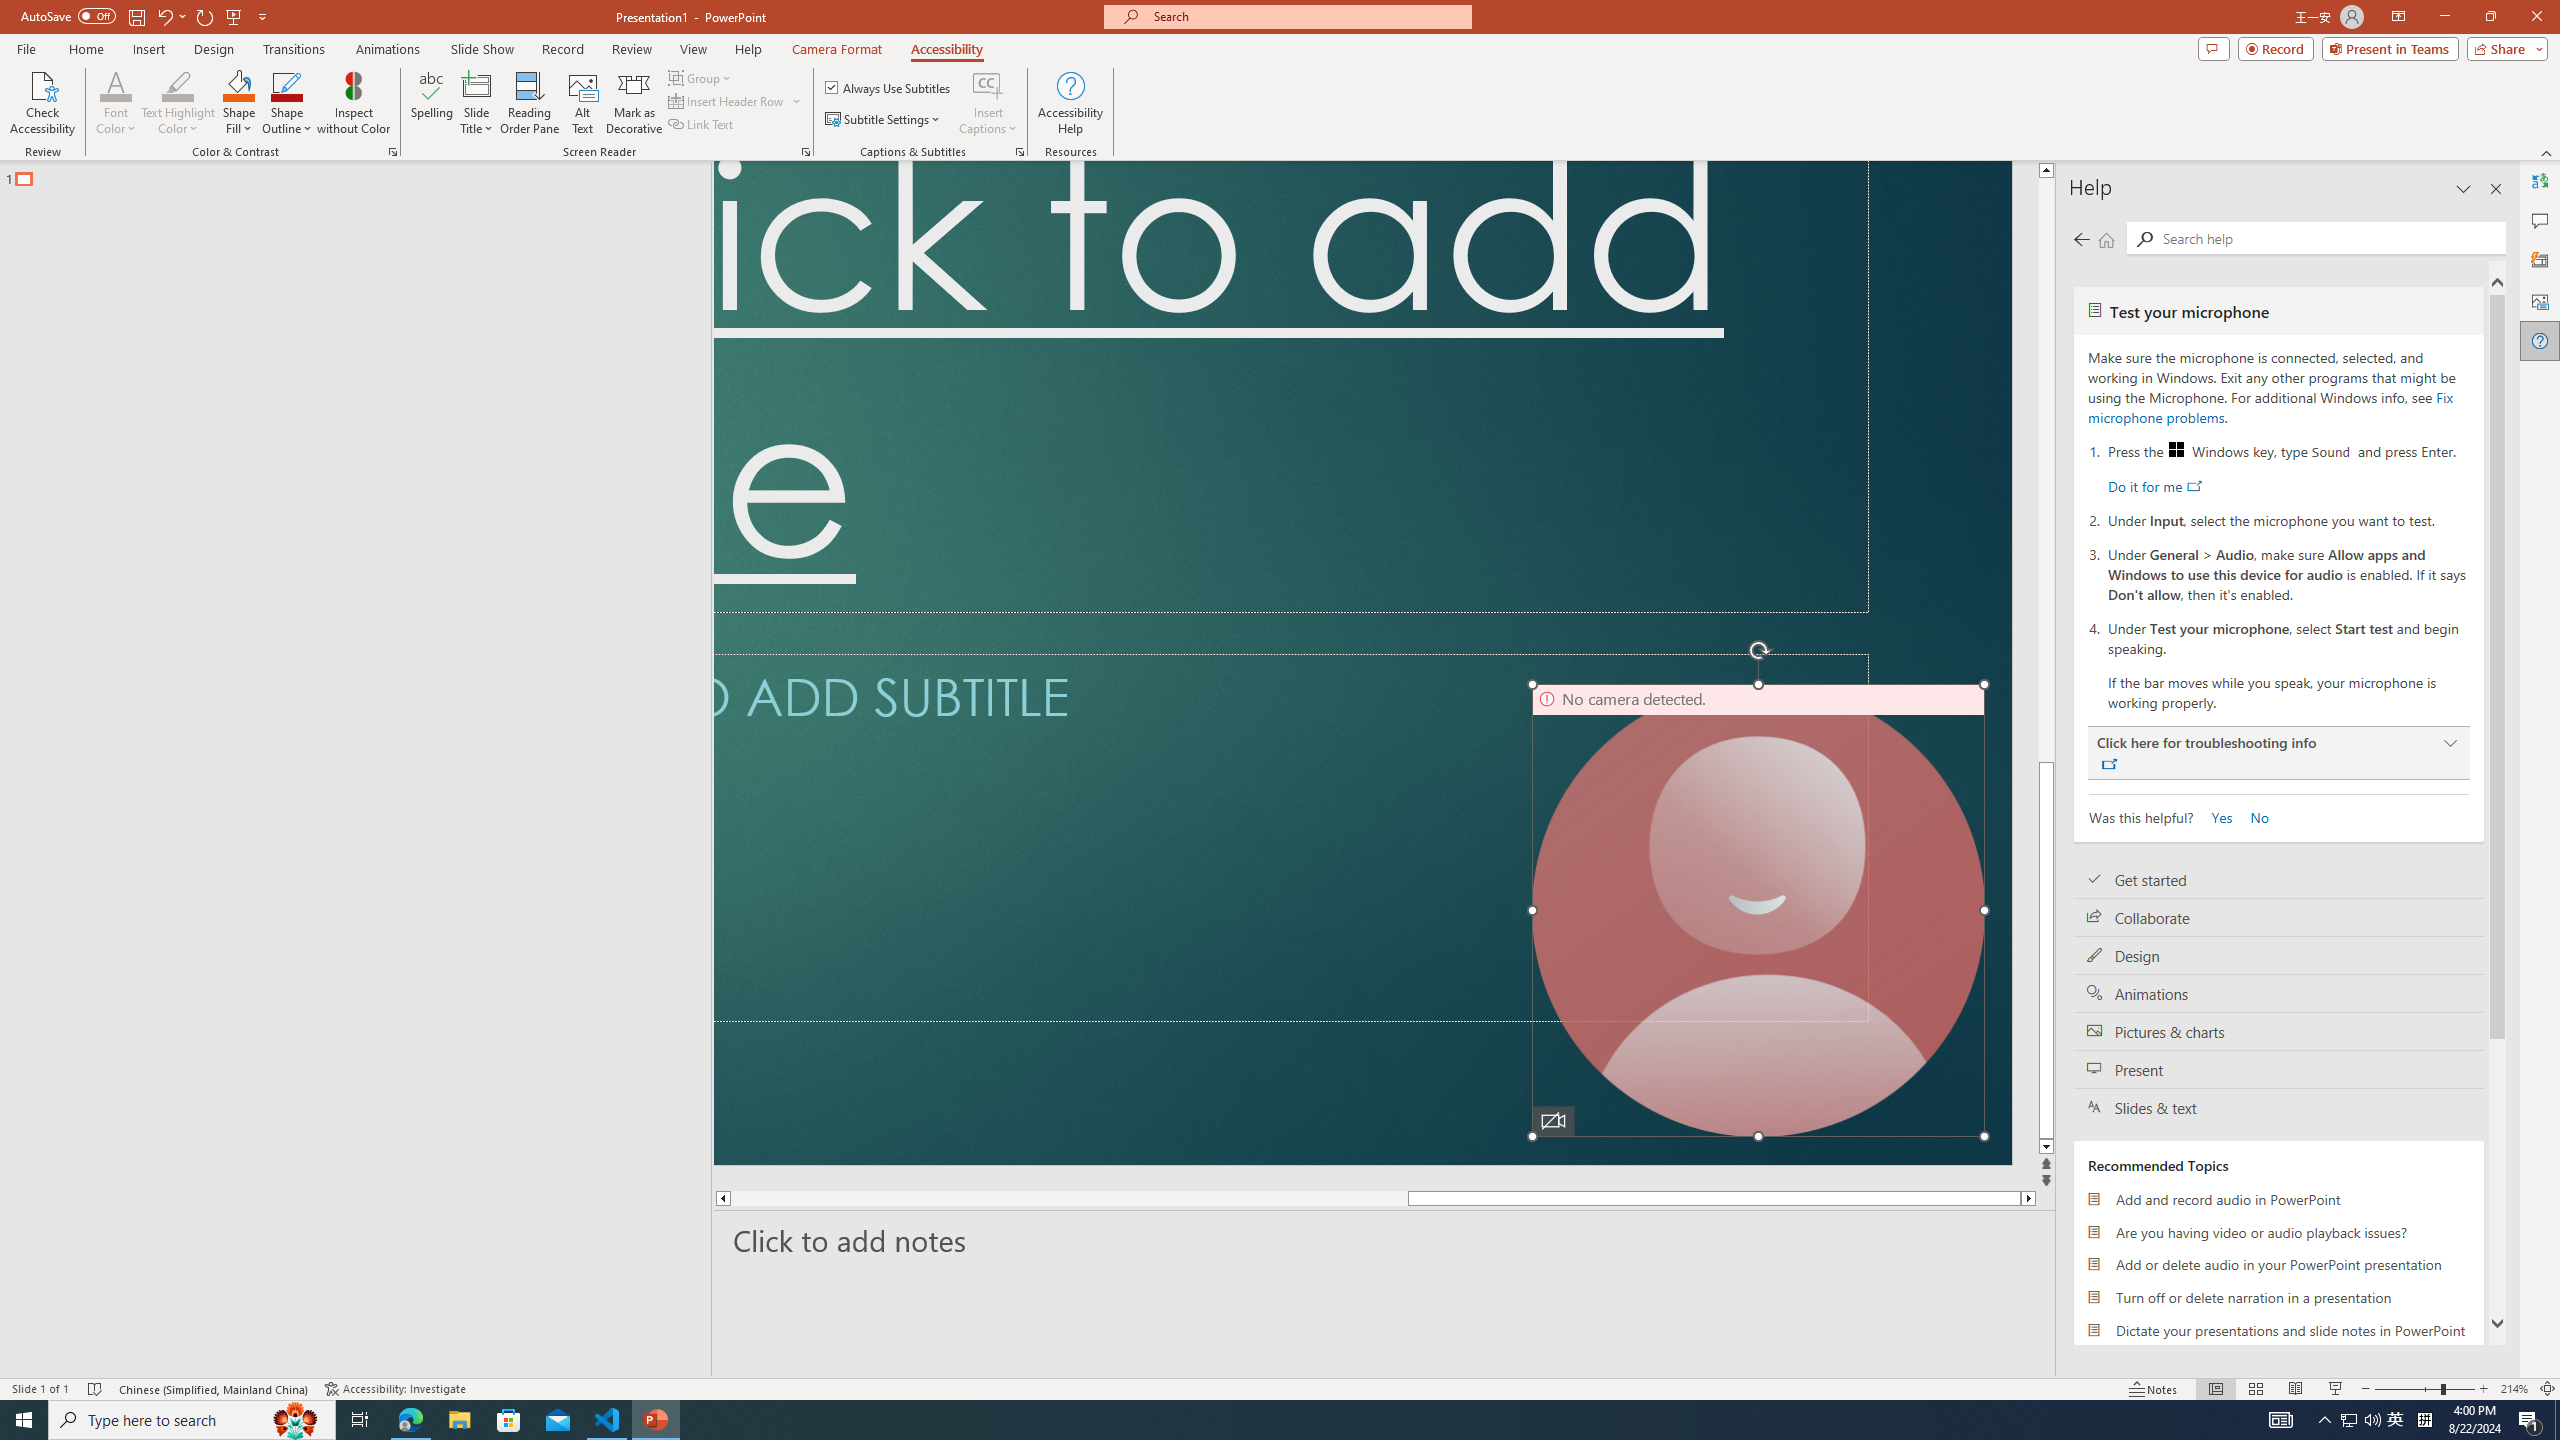  Describe the element at coordinates (2278, 752) in the screenshot. I see `'Click here for troubleshooting info'` at that location.